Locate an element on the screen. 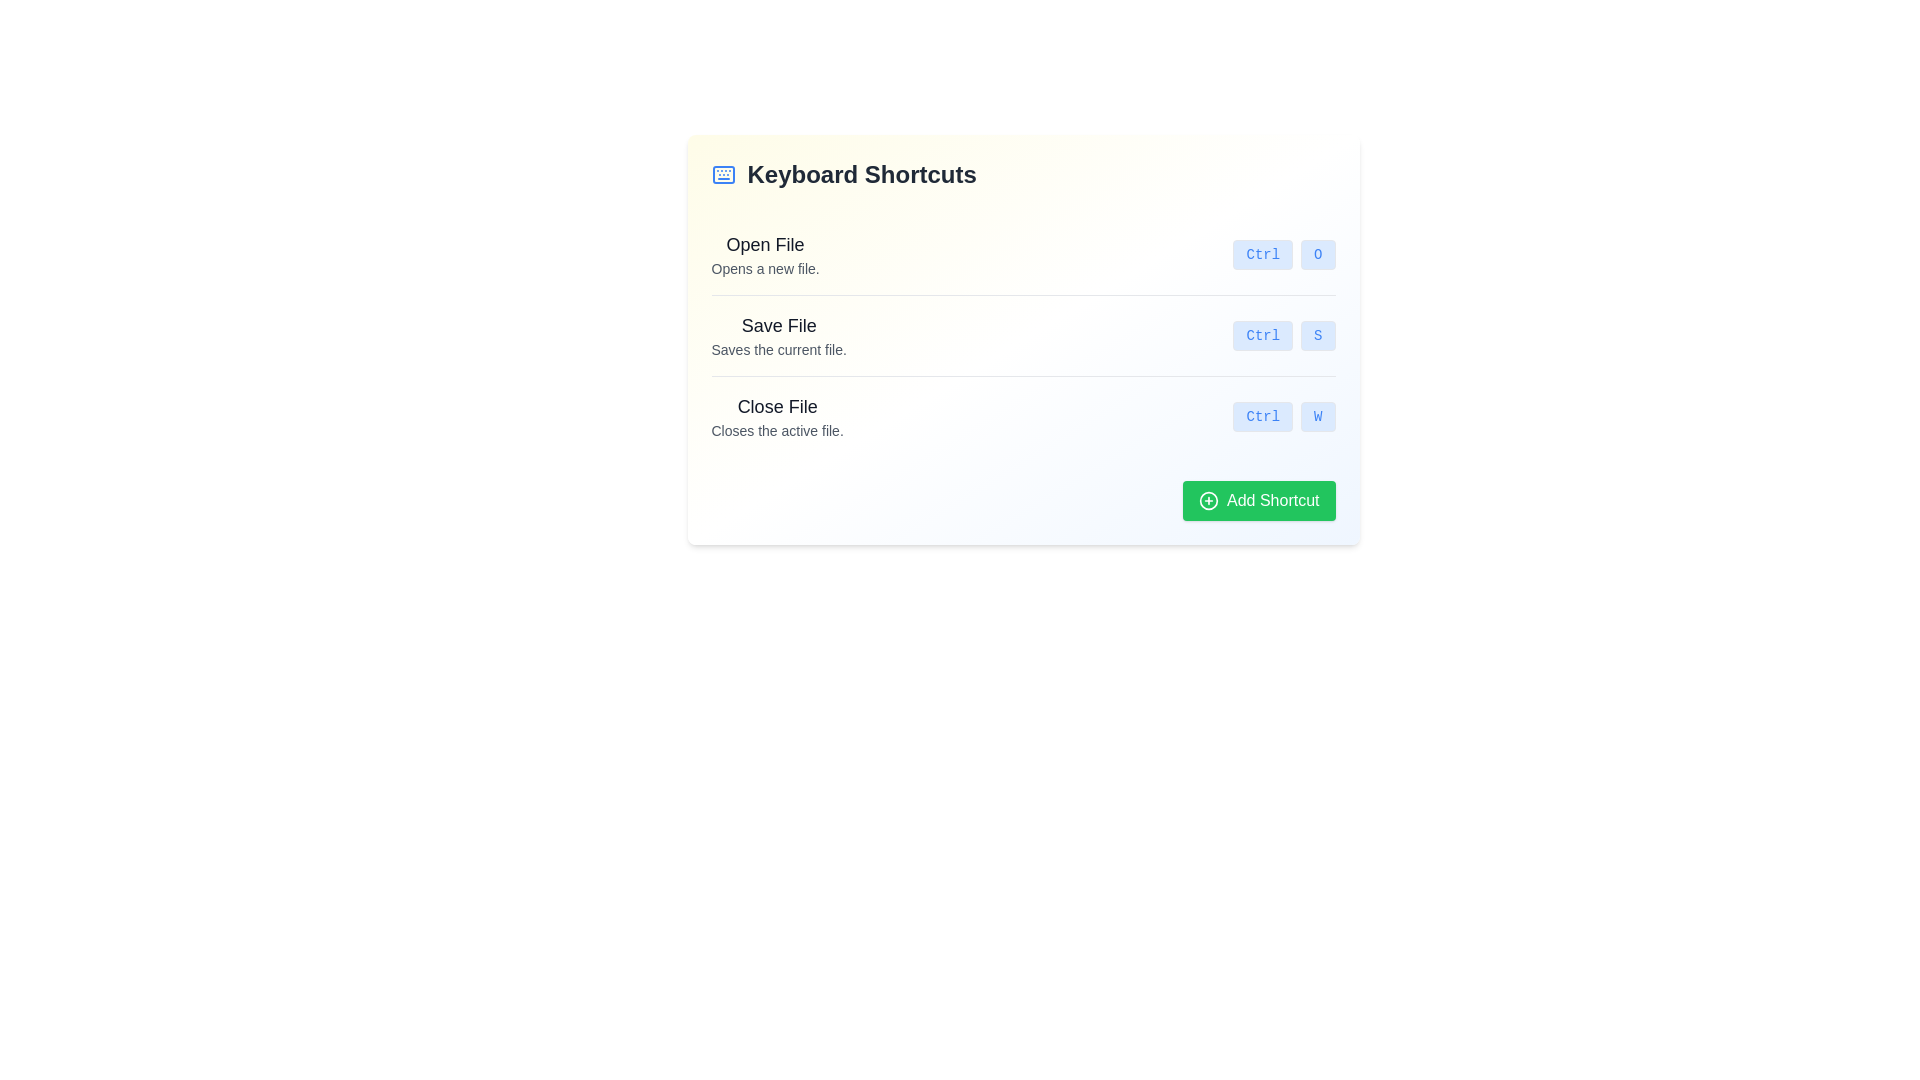 Image resolution: width=1920 pixels, height=1080 pixels. the descriptive text snippet that reads 'Saves the current file.' located below the 'Save File' header is located at coordinates (778, 349).